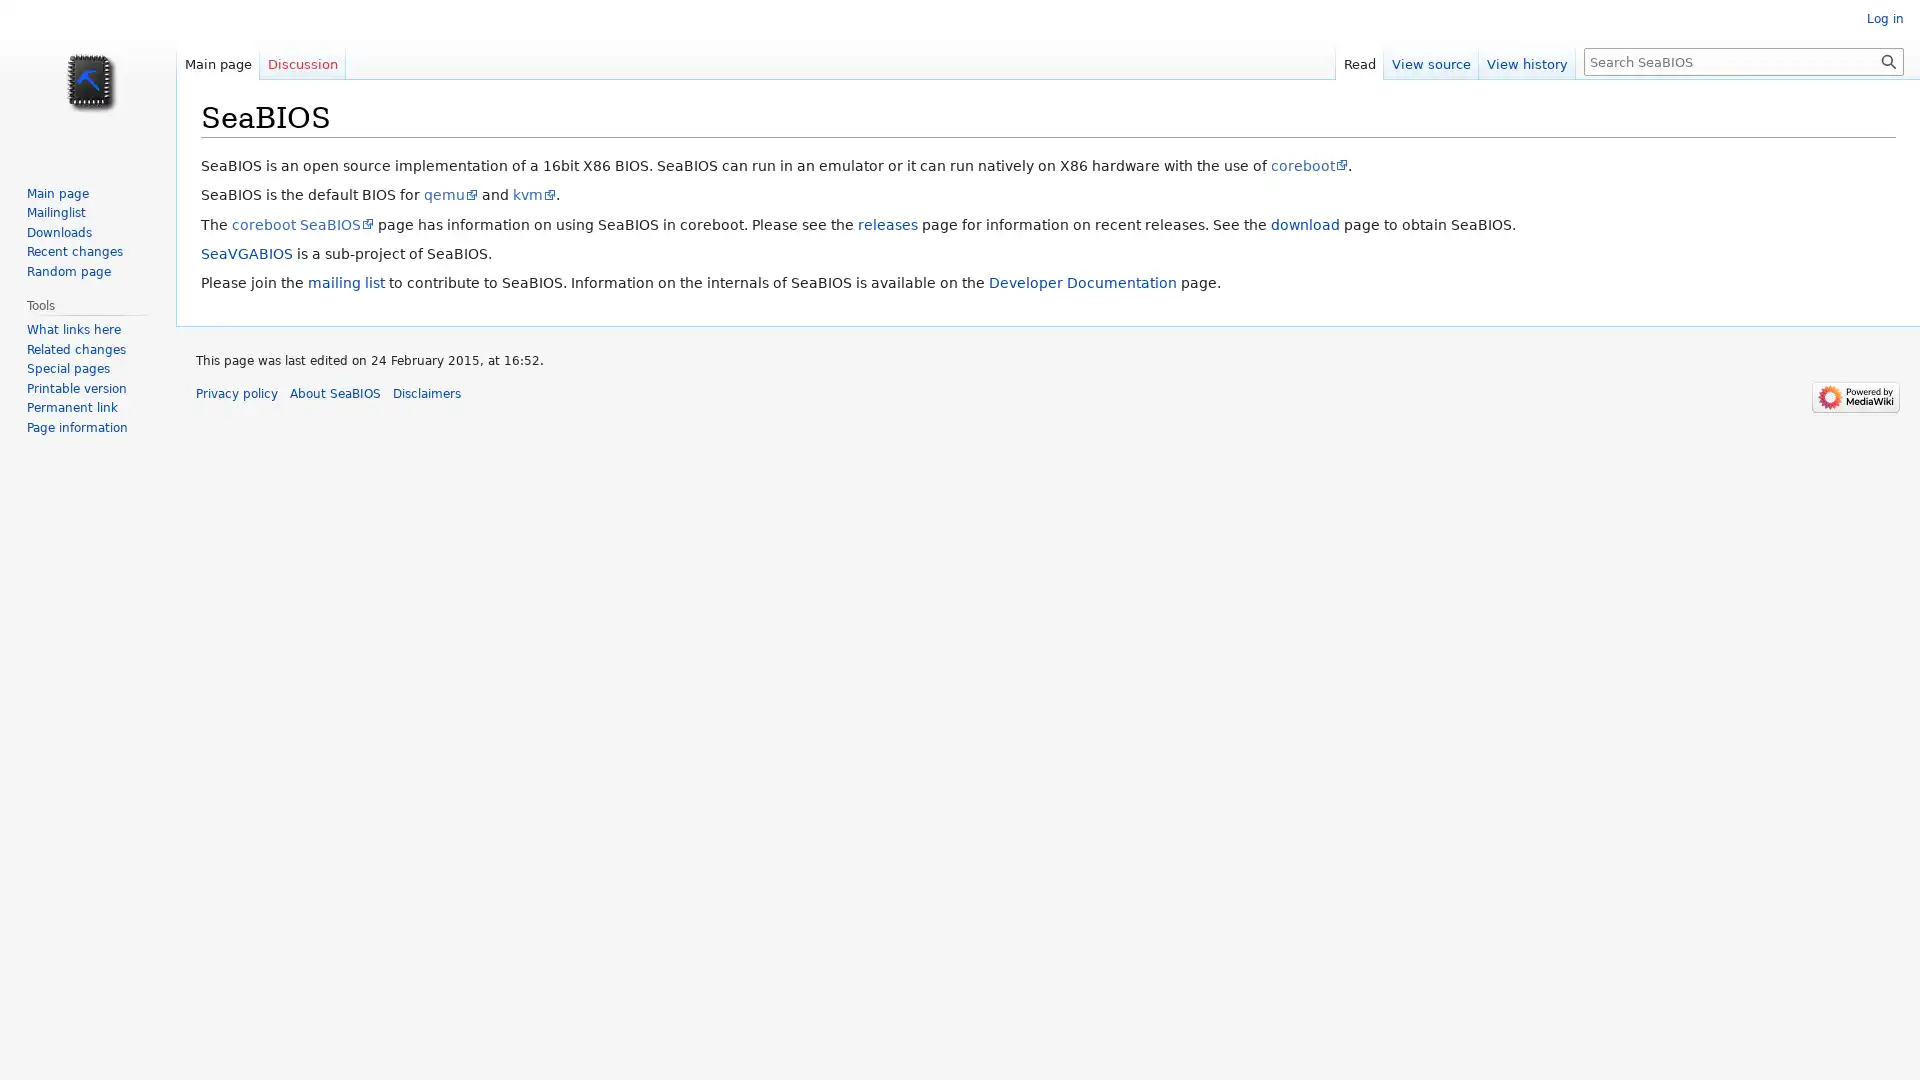 This screenshot has width=1920, height=1080. Describe the element at coordinates (1888, 60) in the screenshot. I see `Search` at that location.